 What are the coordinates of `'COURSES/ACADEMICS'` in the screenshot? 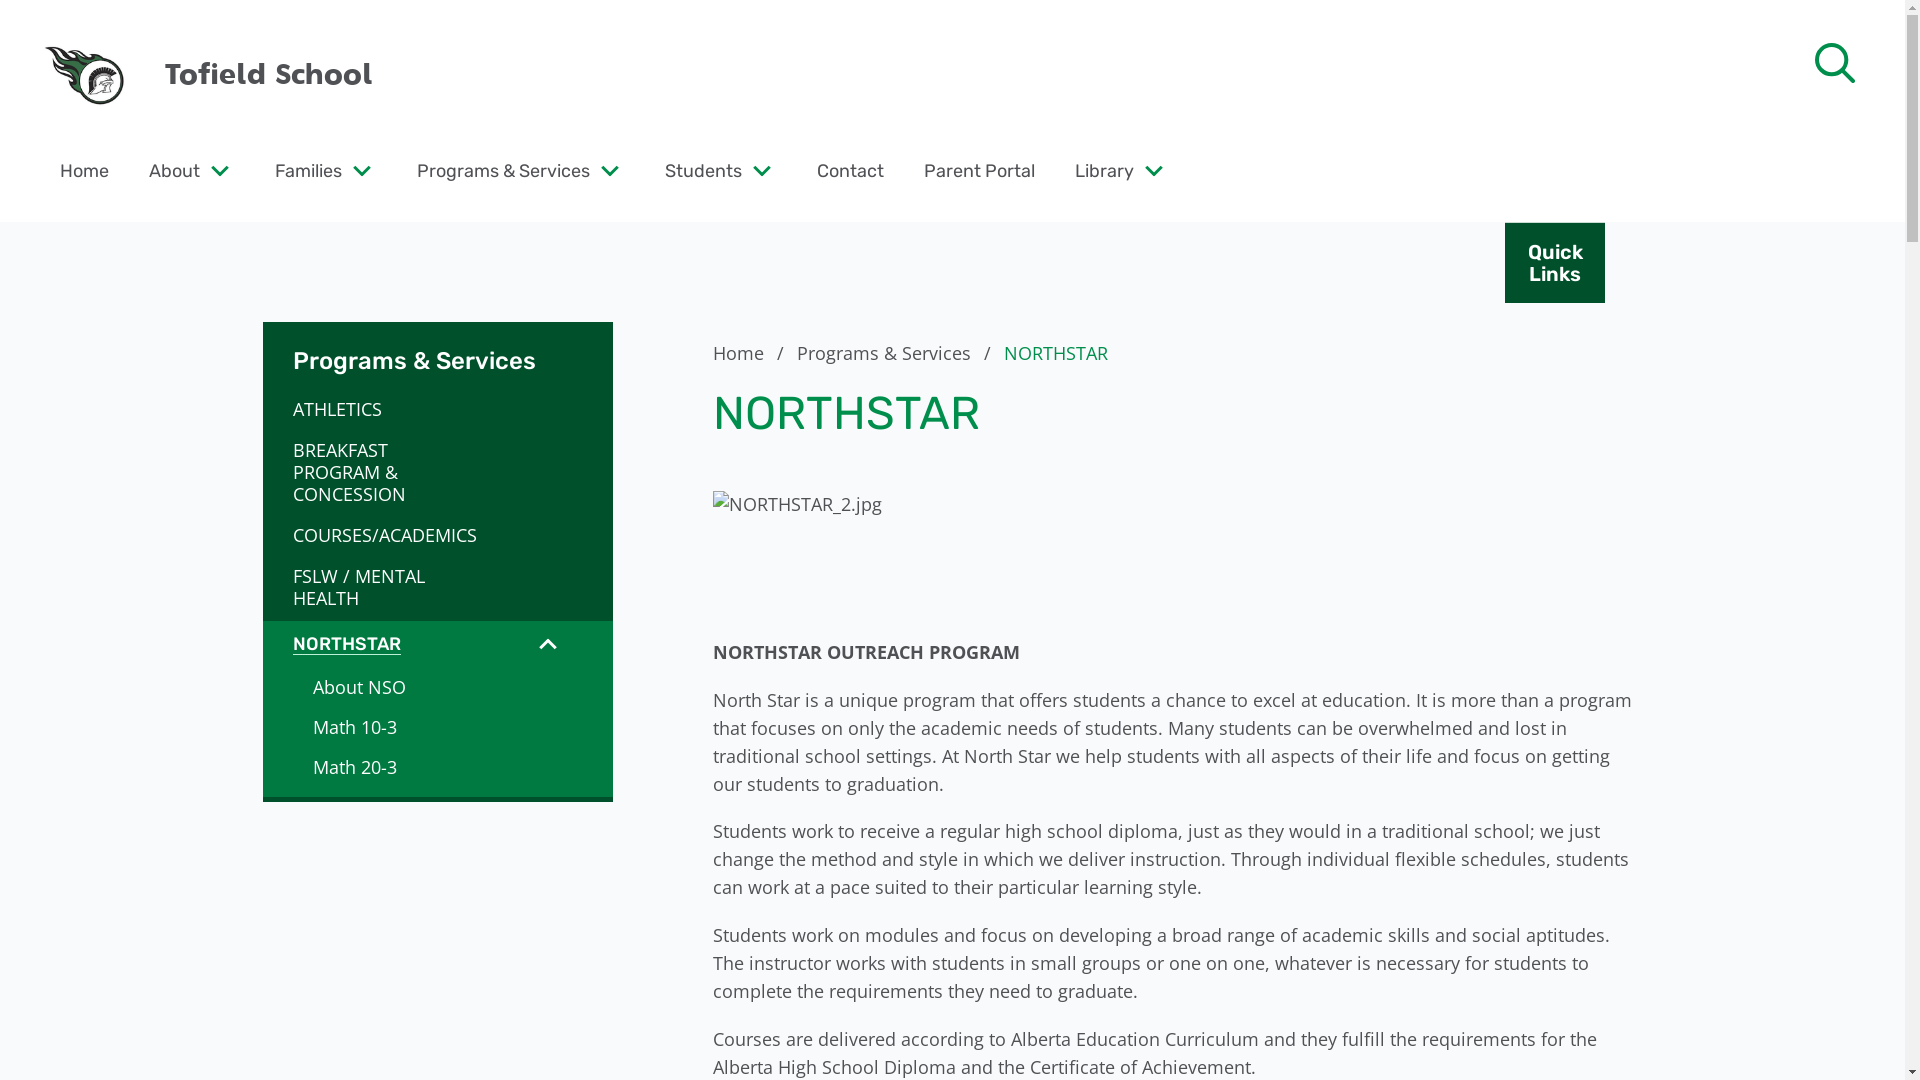 It's located at (379, 534).